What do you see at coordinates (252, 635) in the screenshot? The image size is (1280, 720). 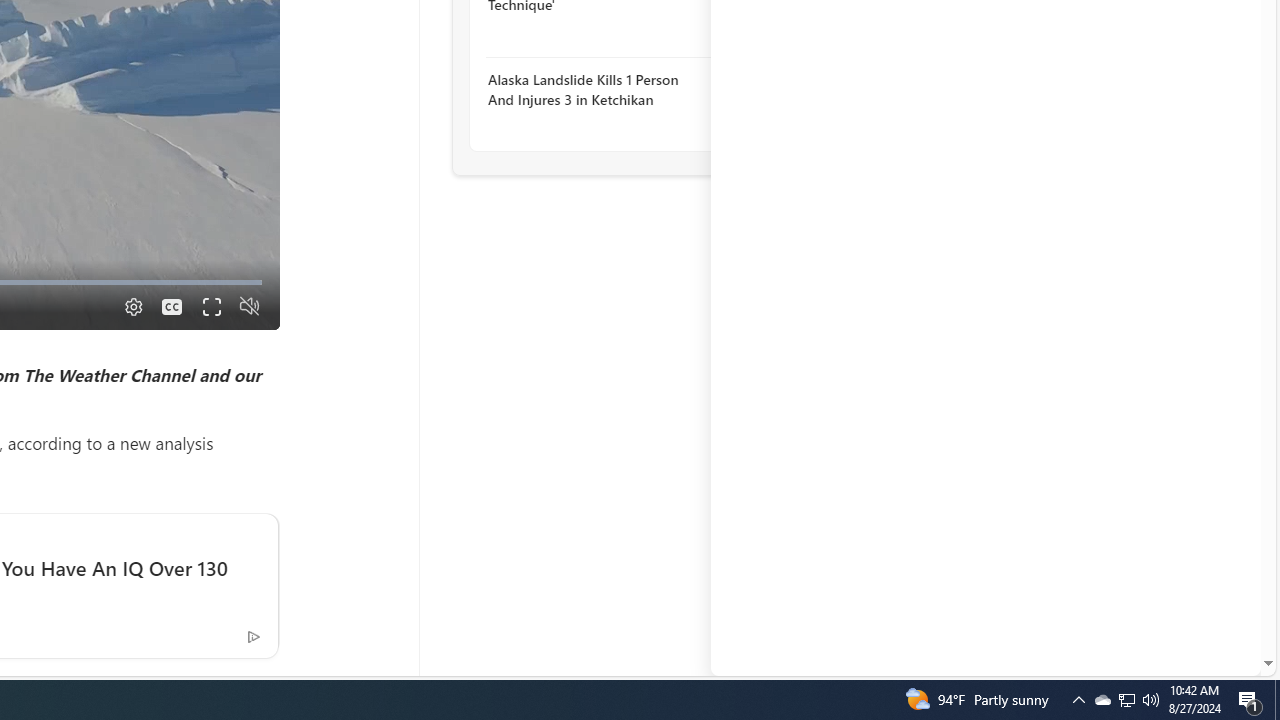 I see `'Ad Choice'` at bounding box center [252, 635].